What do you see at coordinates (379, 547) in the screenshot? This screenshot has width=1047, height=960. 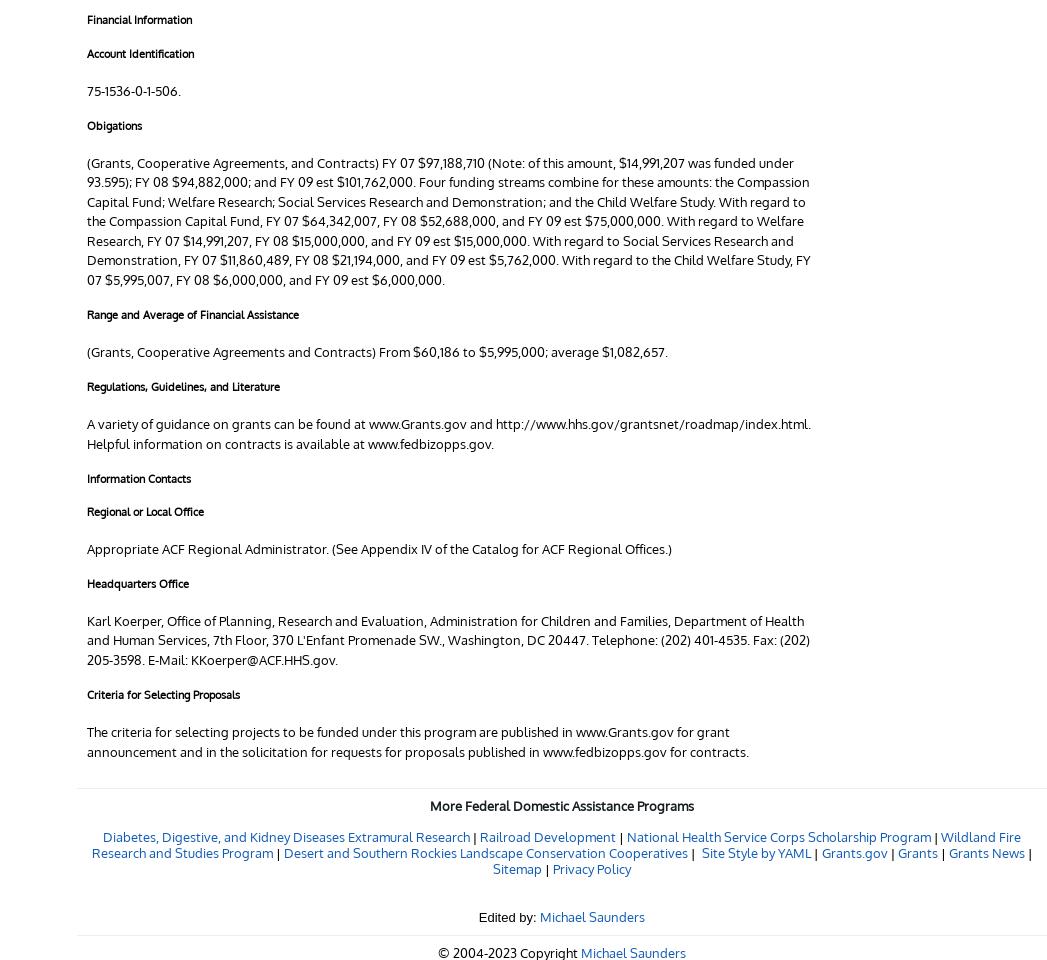 I see `'Appropriate ACF Regional Administrator. (See Appendix IV of the Catalog for ACF Regional Offices.)'` at bounding box center [379, 547].